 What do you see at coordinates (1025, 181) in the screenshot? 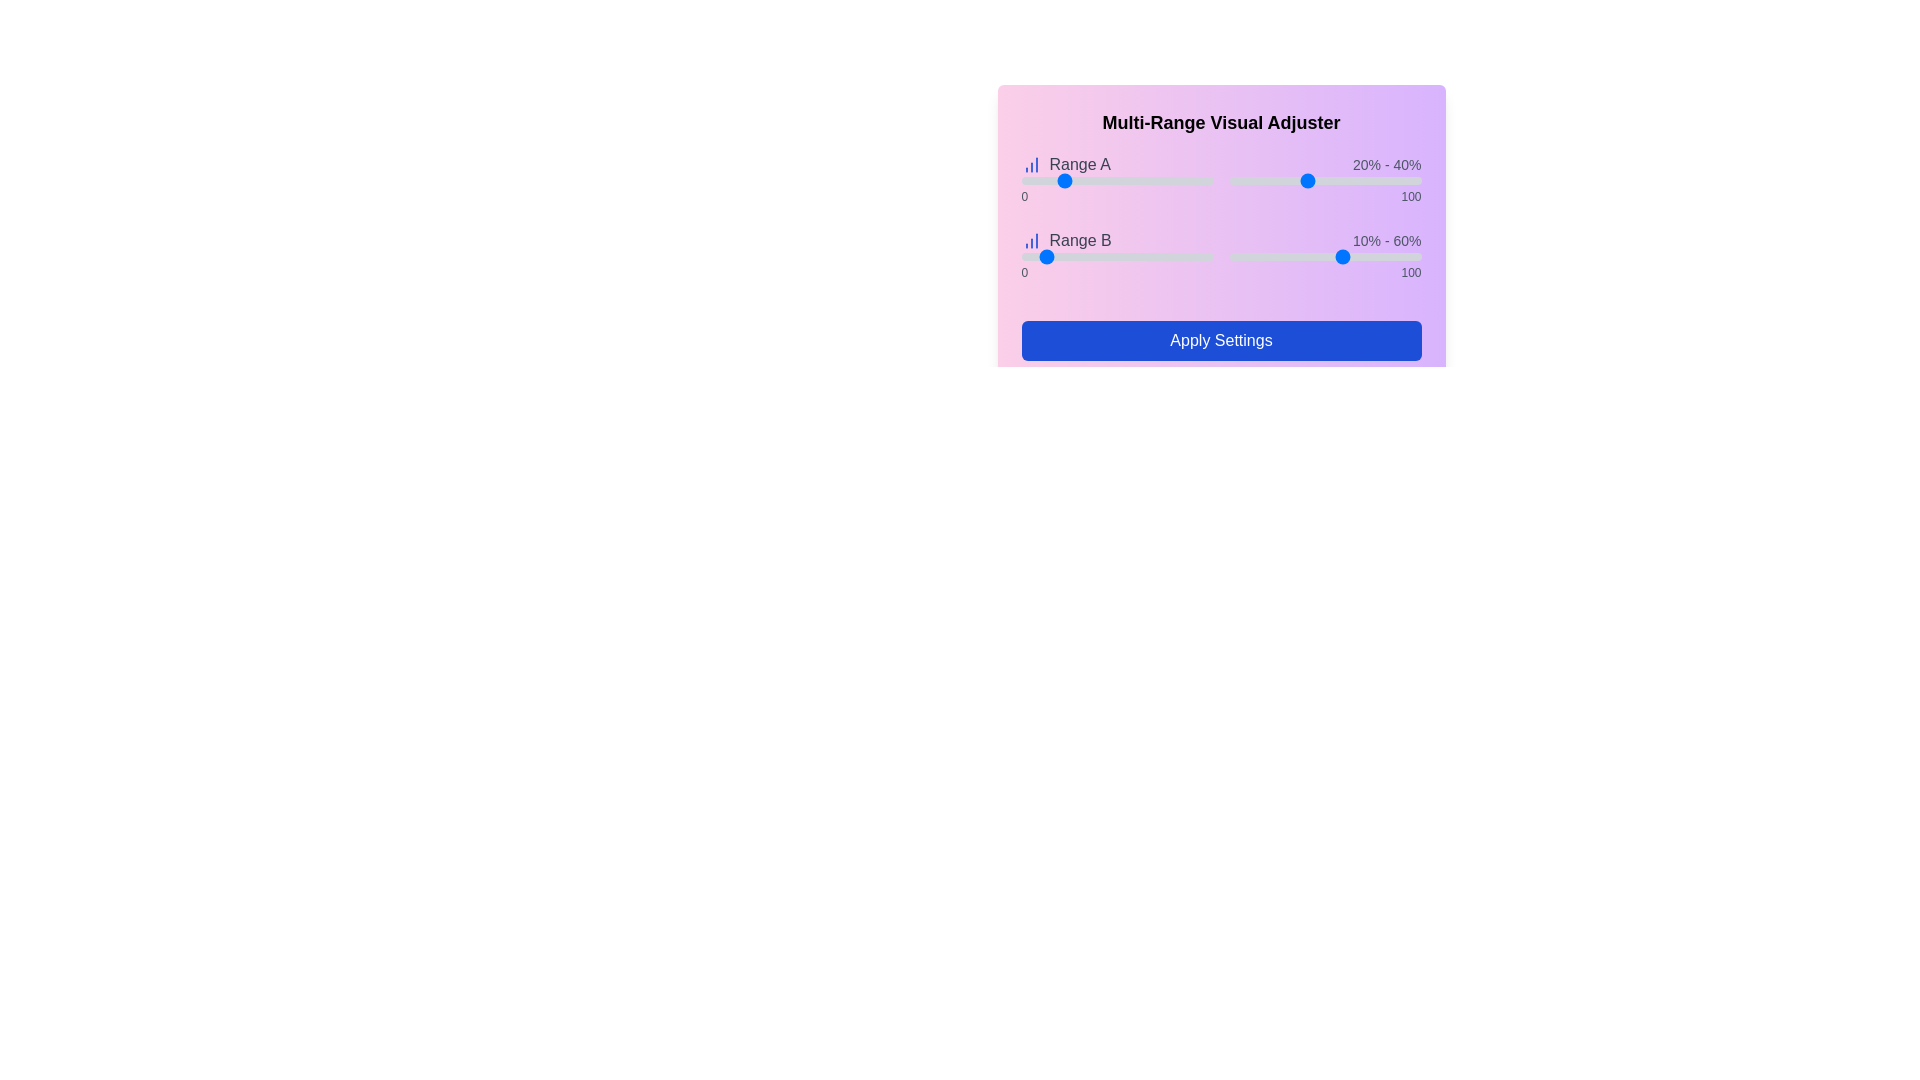
I see `the slider` at bounding box center [1025, 181].